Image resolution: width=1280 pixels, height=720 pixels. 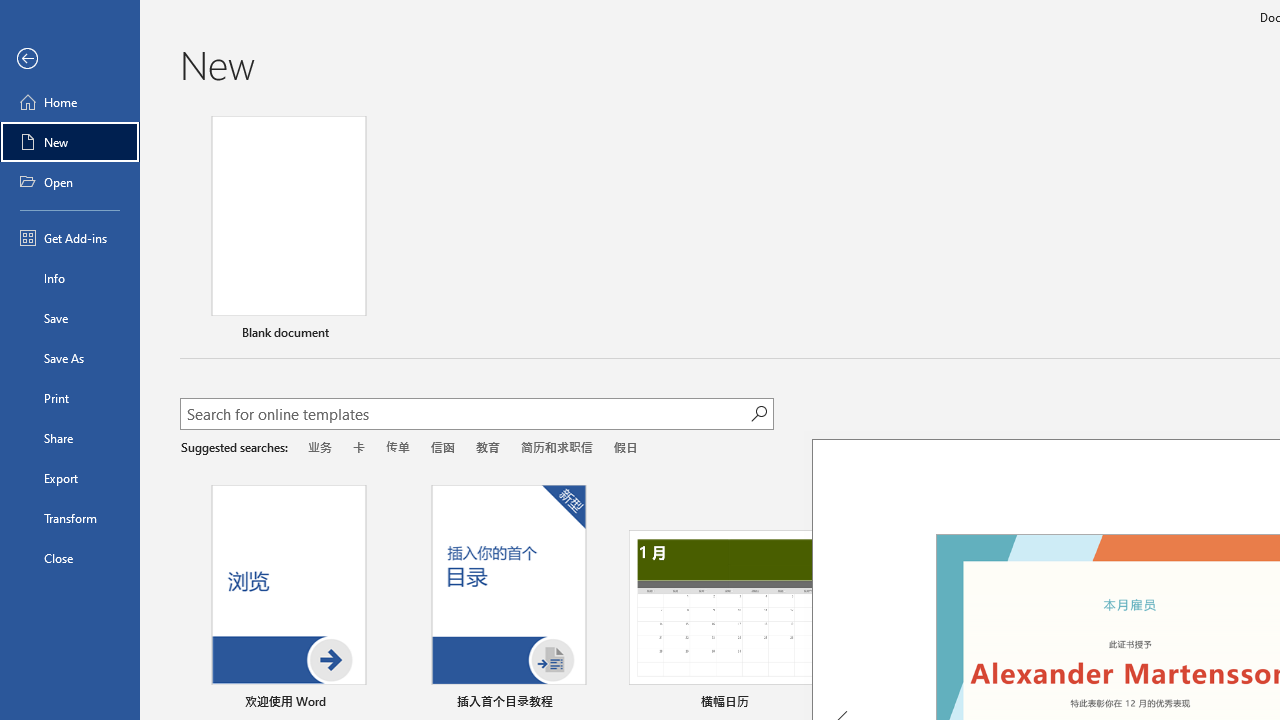 What do you see at coordinates (1254, 702) in the screenshot?
I see `'Pin to list'` at bounding box center [1254, 702].